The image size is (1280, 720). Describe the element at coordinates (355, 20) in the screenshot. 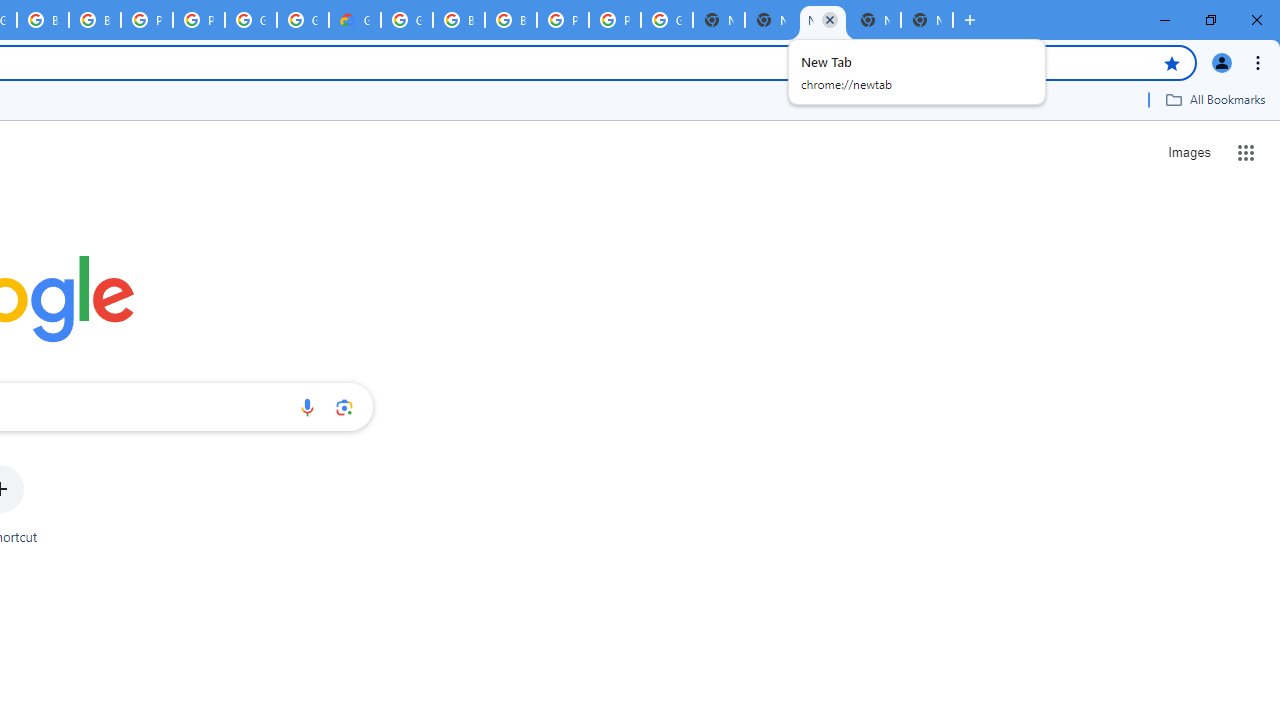

I see `'Google Cloud Estimate Summary'` at that location.